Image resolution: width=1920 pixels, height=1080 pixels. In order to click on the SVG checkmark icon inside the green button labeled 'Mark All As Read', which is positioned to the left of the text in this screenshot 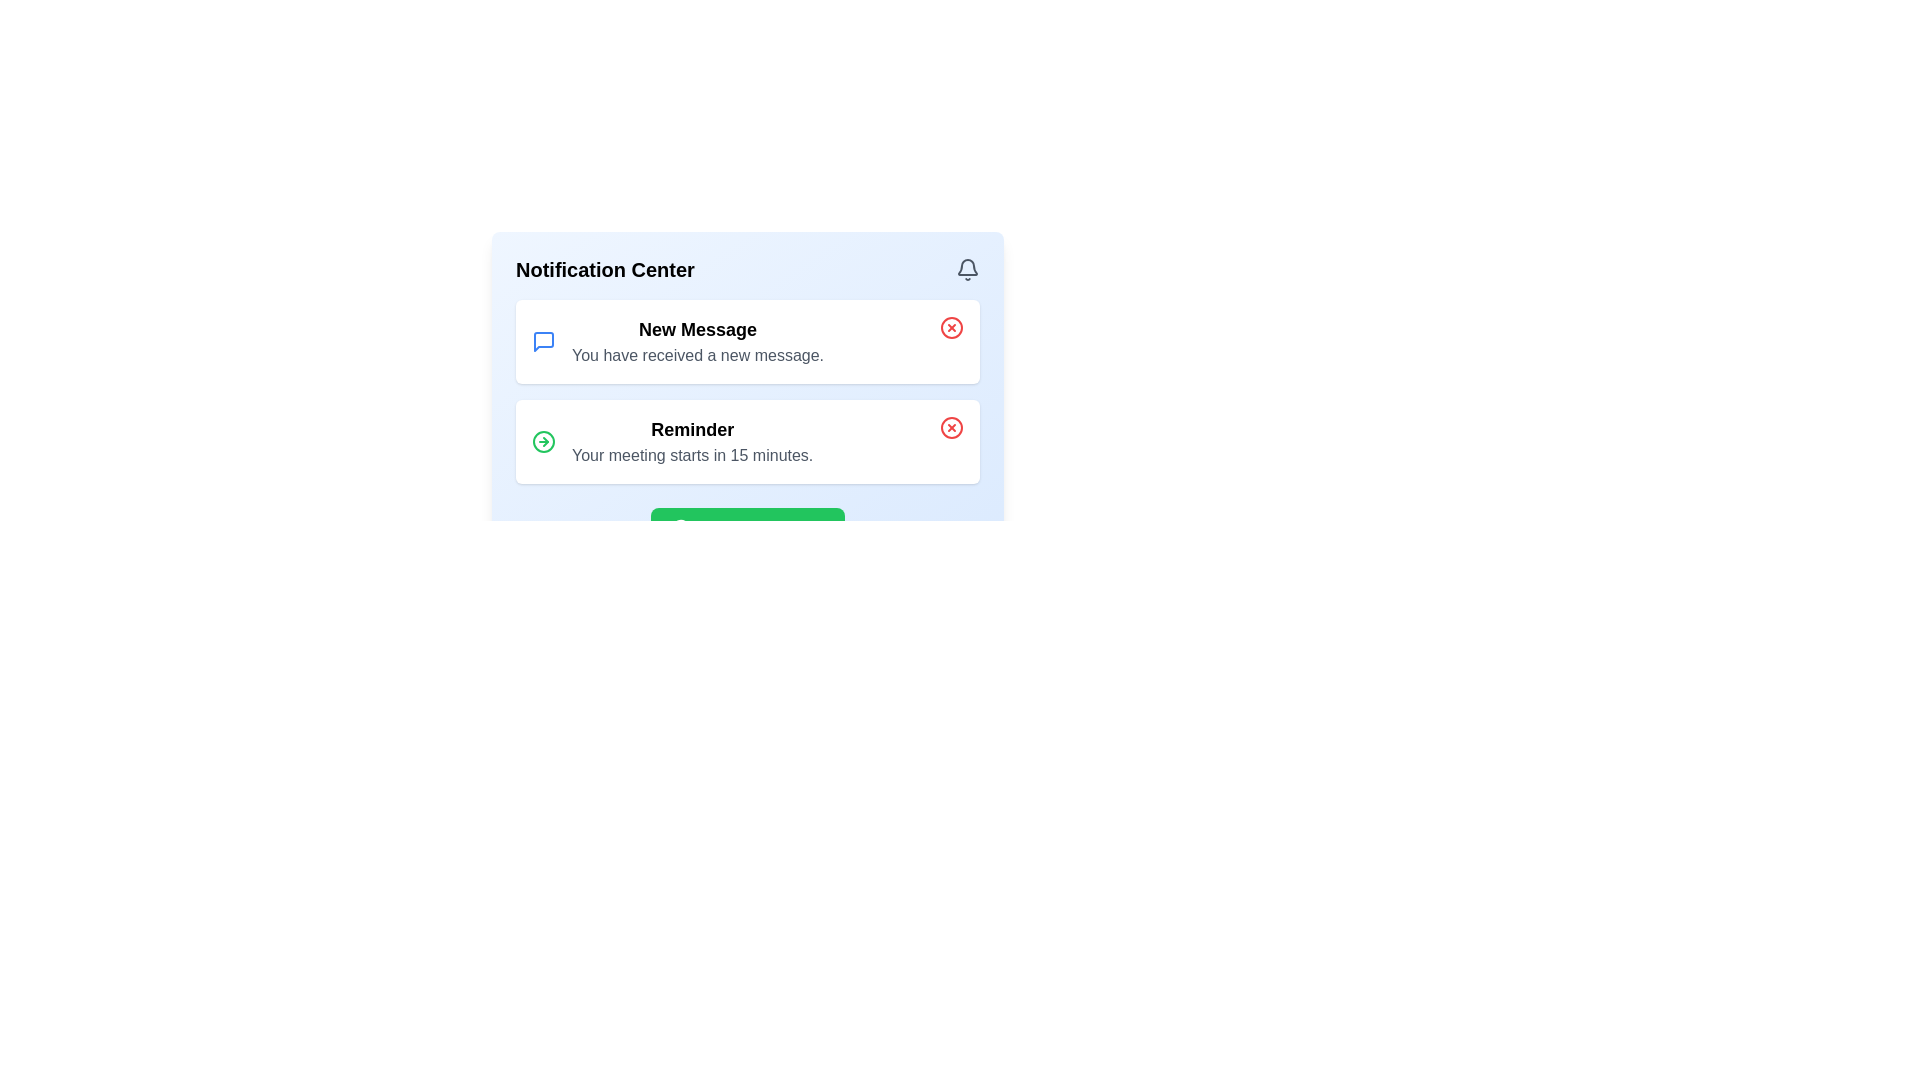, I will do `click(680, 527)`.